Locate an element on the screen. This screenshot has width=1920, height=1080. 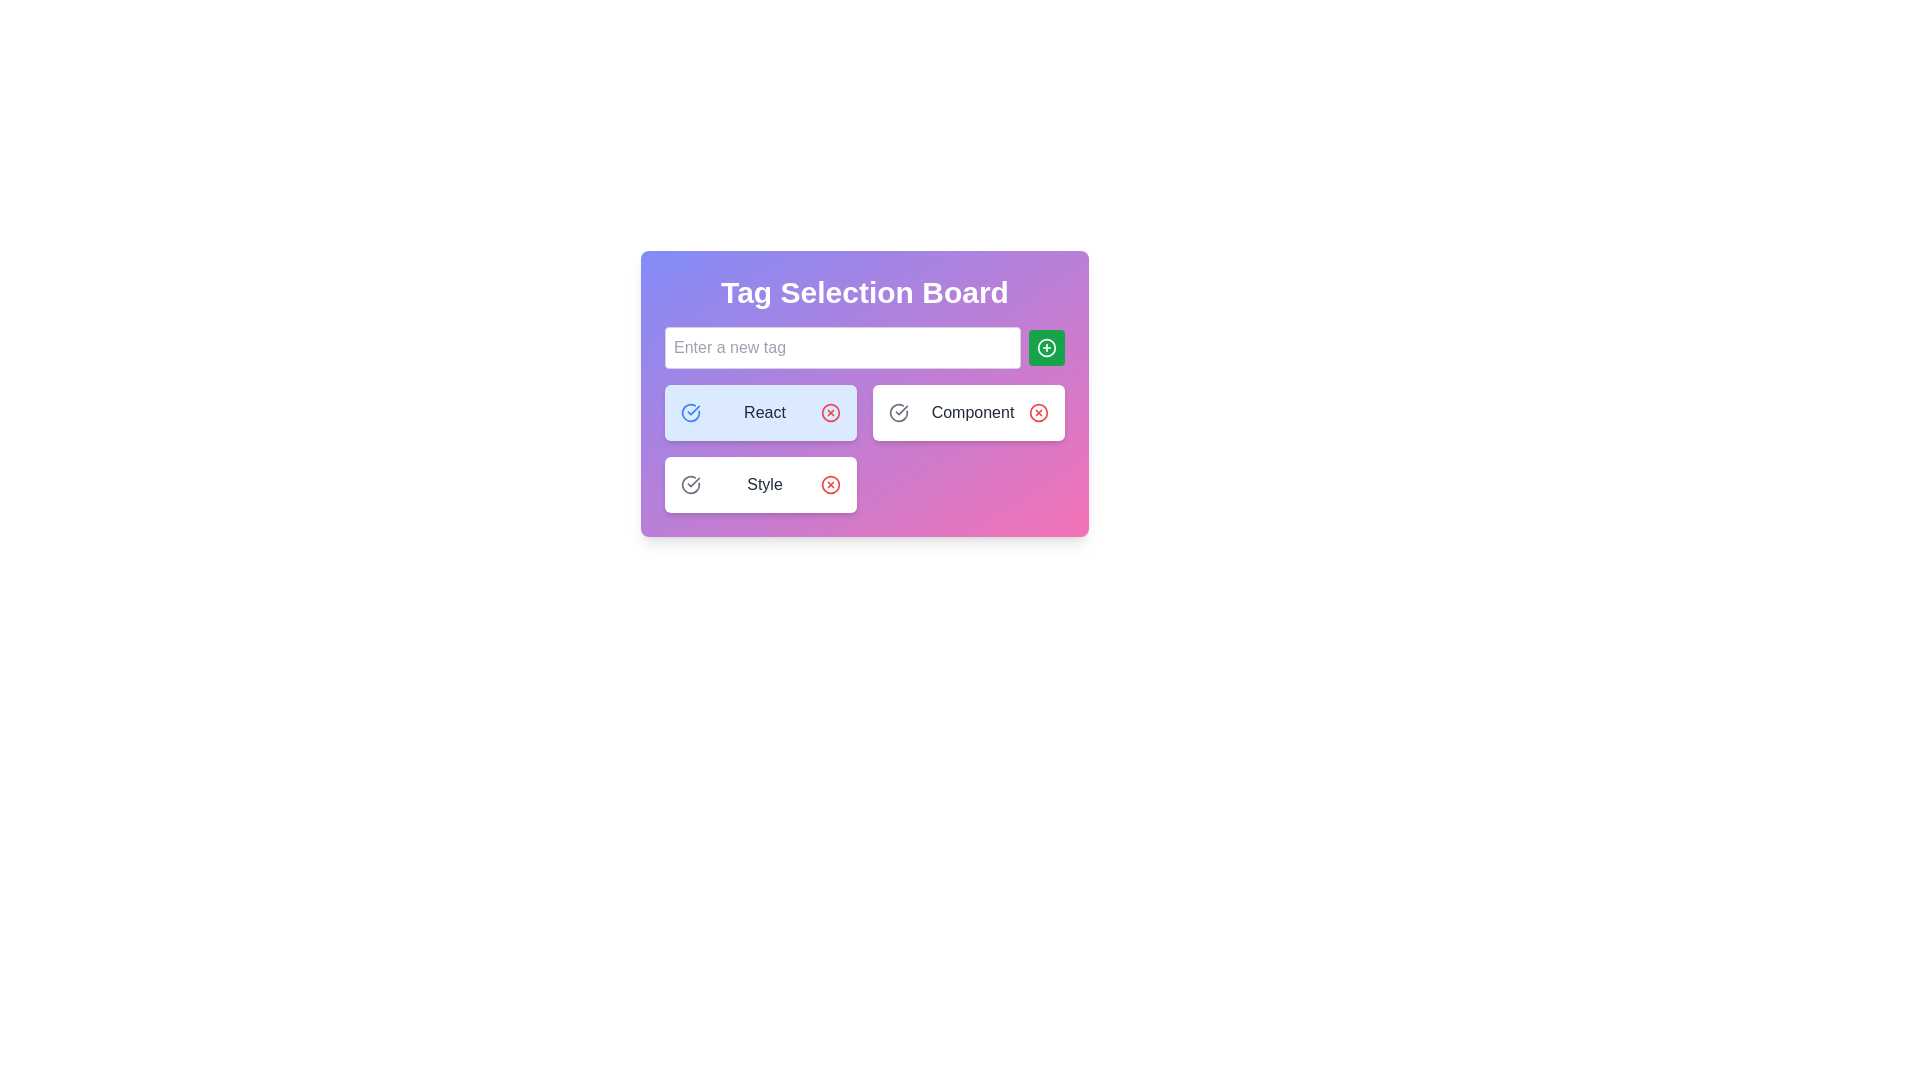
the 'Style' label with interactive toggle buttons, which features a white background, rounded corners, and displays the text 'Style' in dark gray, with checkmark and 'X' icons adjacent to it is located at coordinates (760, 485).